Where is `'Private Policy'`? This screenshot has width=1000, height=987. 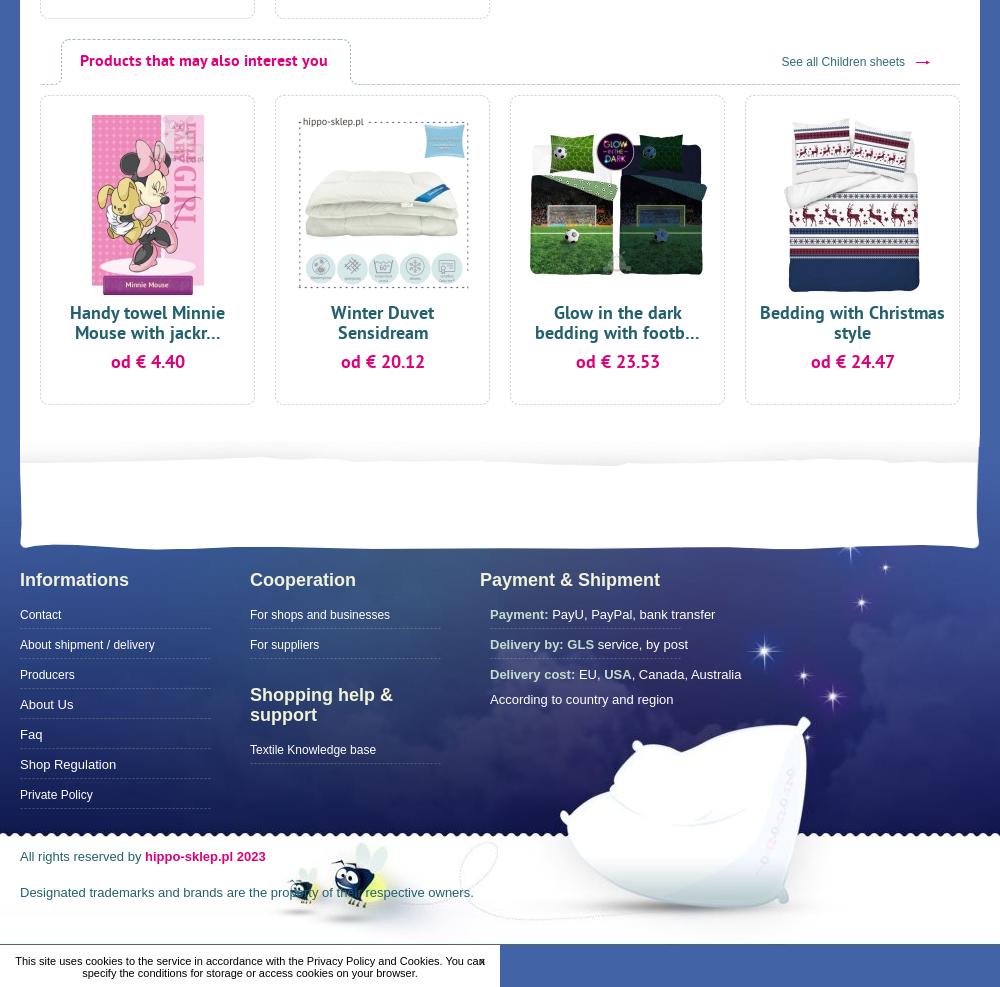 'Private Policy' is located at coordinates (56, 795).